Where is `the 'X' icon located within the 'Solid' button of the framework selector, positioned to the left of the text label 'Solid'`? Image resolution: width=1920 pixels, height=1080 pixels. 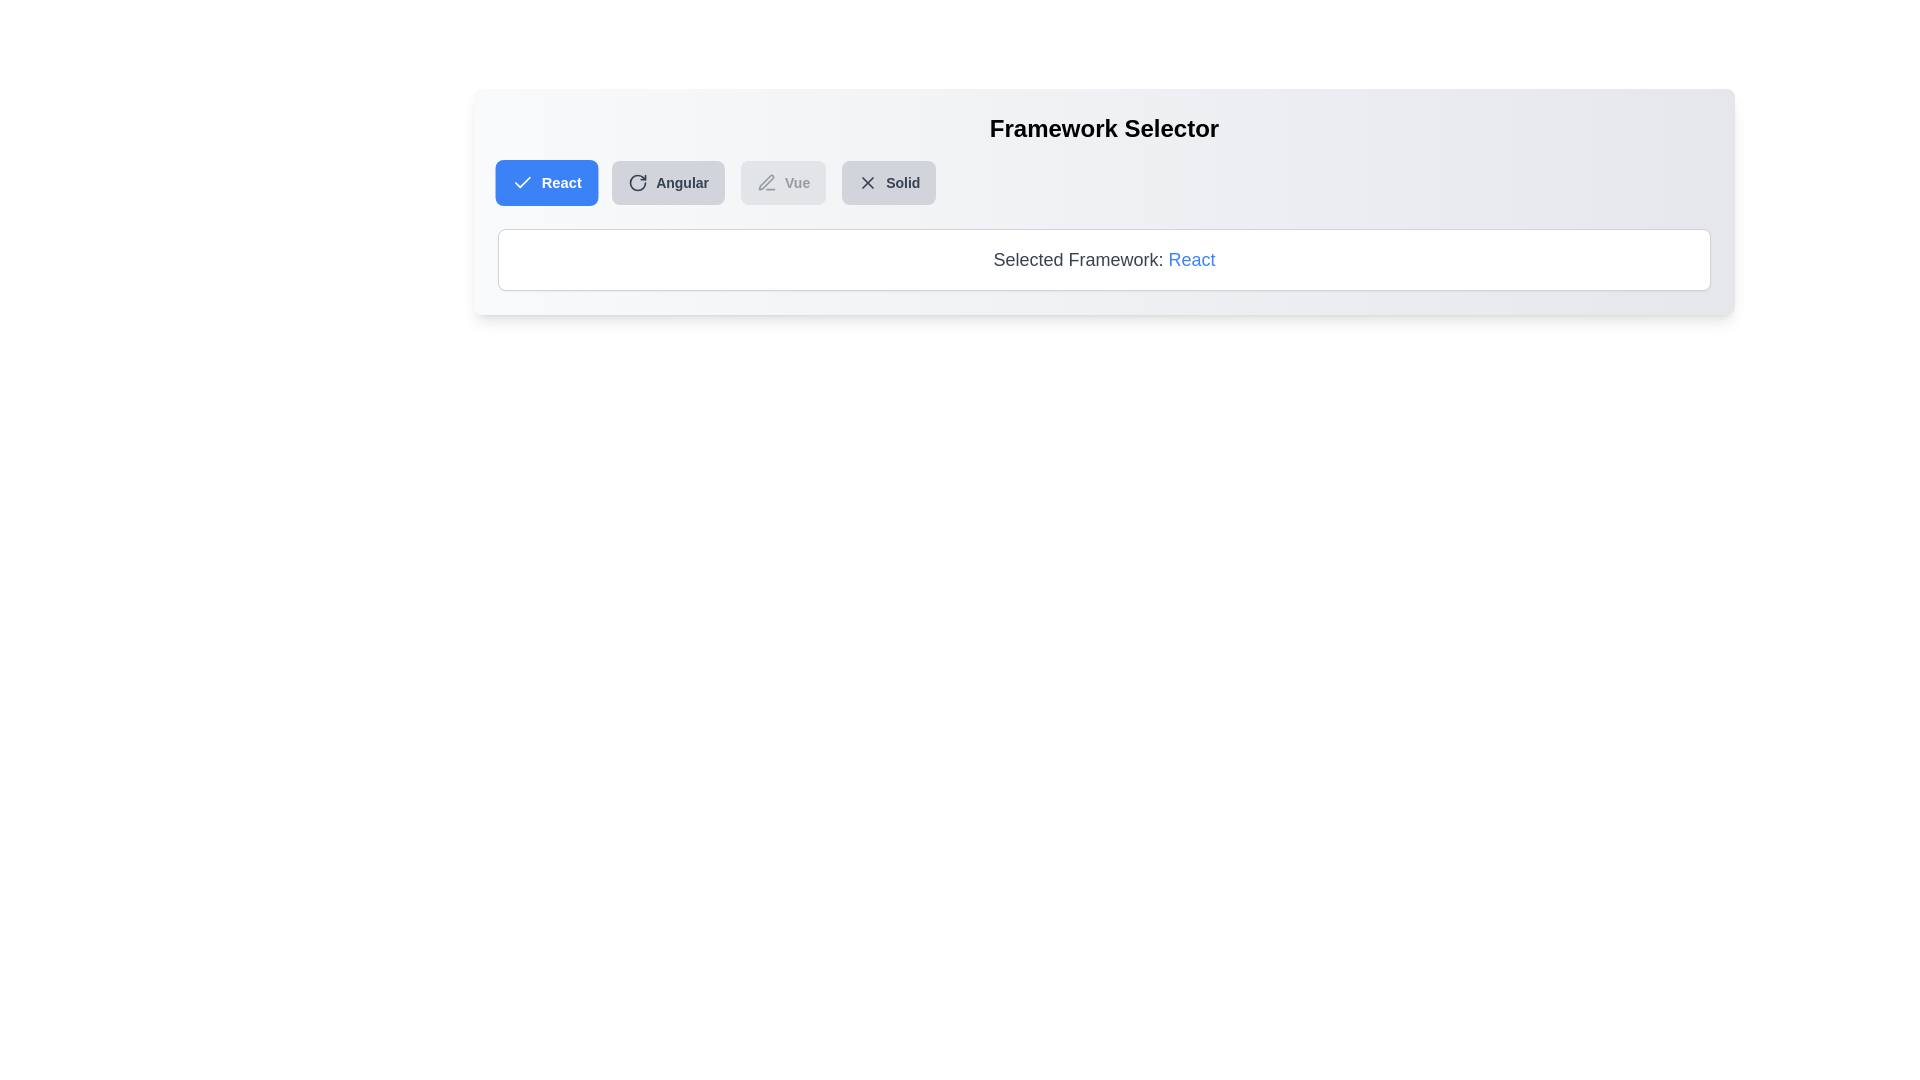 the 'X' icon located within the 'Solid' button of the framework selector, positioned to the left of the text label 'Solid' is located at coordinates (868, 182).